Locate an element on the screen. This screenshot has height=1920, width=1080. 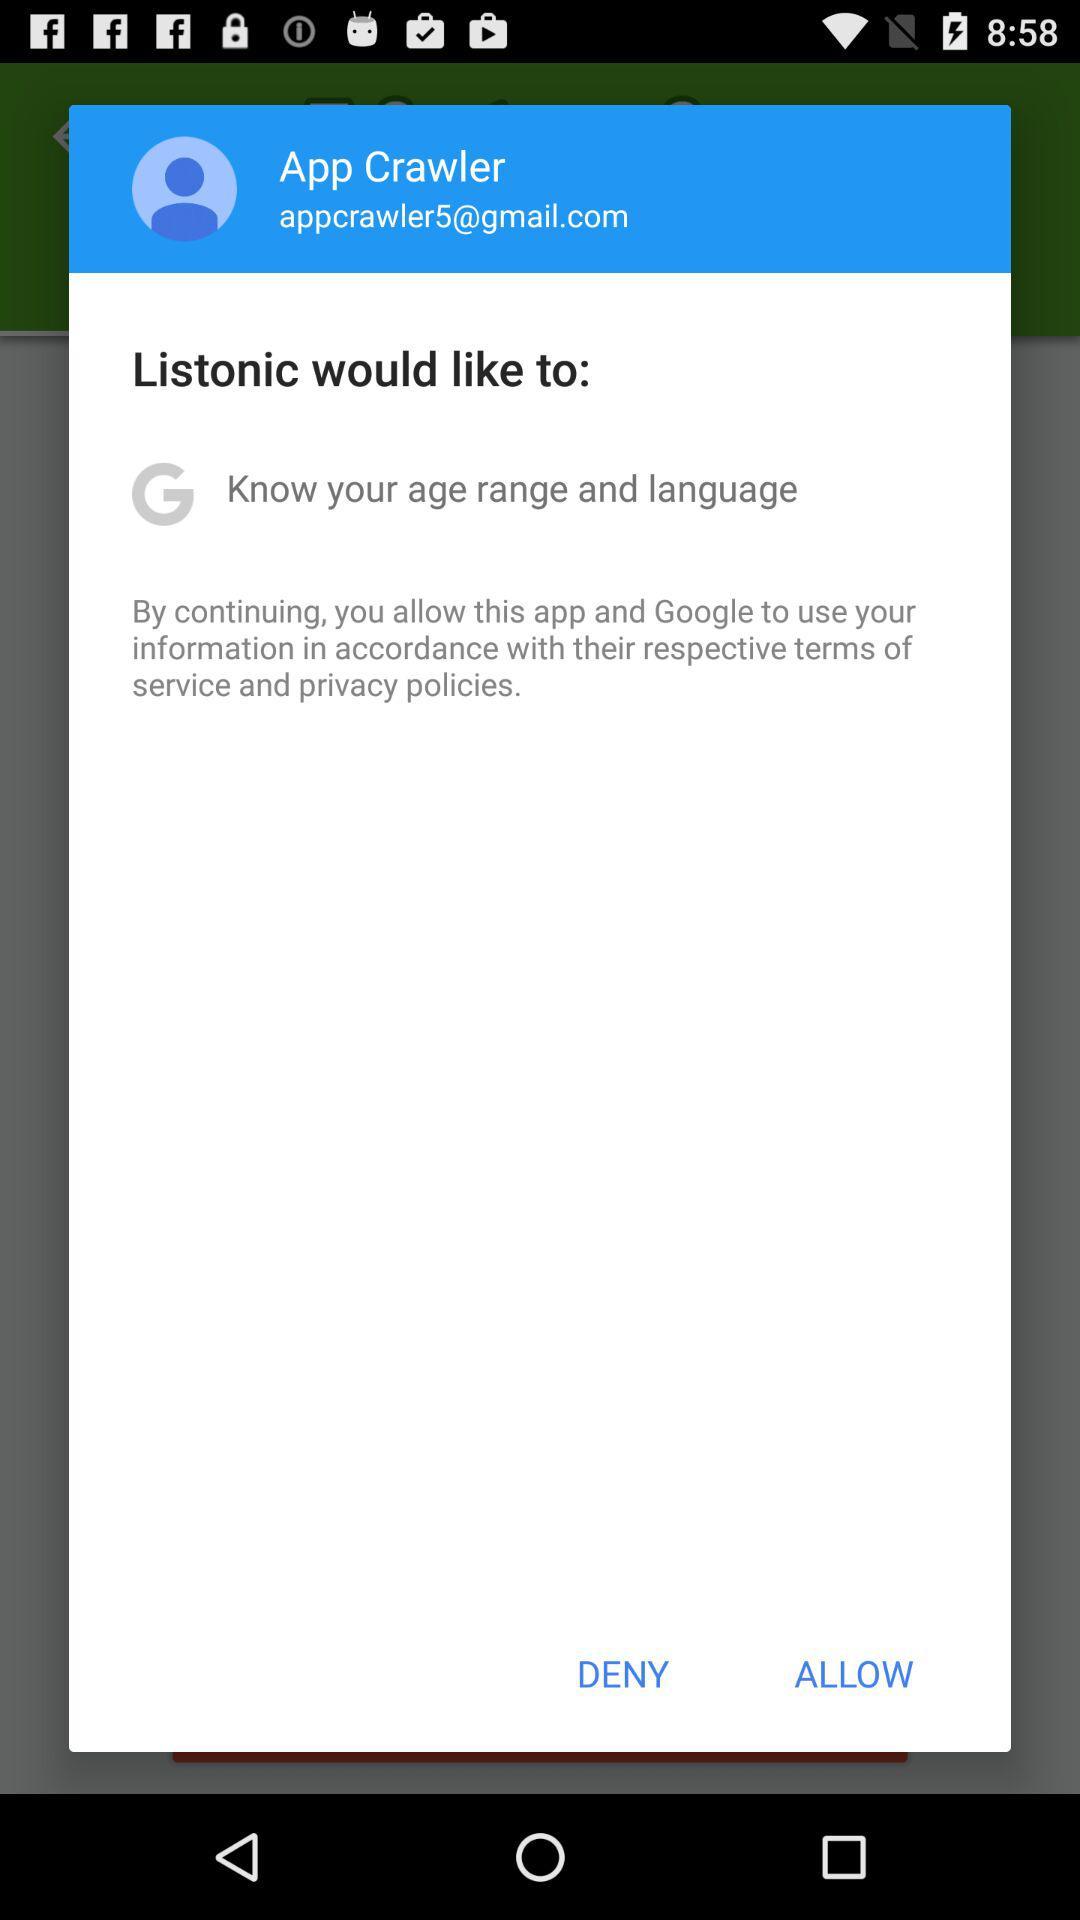
the app crawler item is located at coordinates (392, 164).